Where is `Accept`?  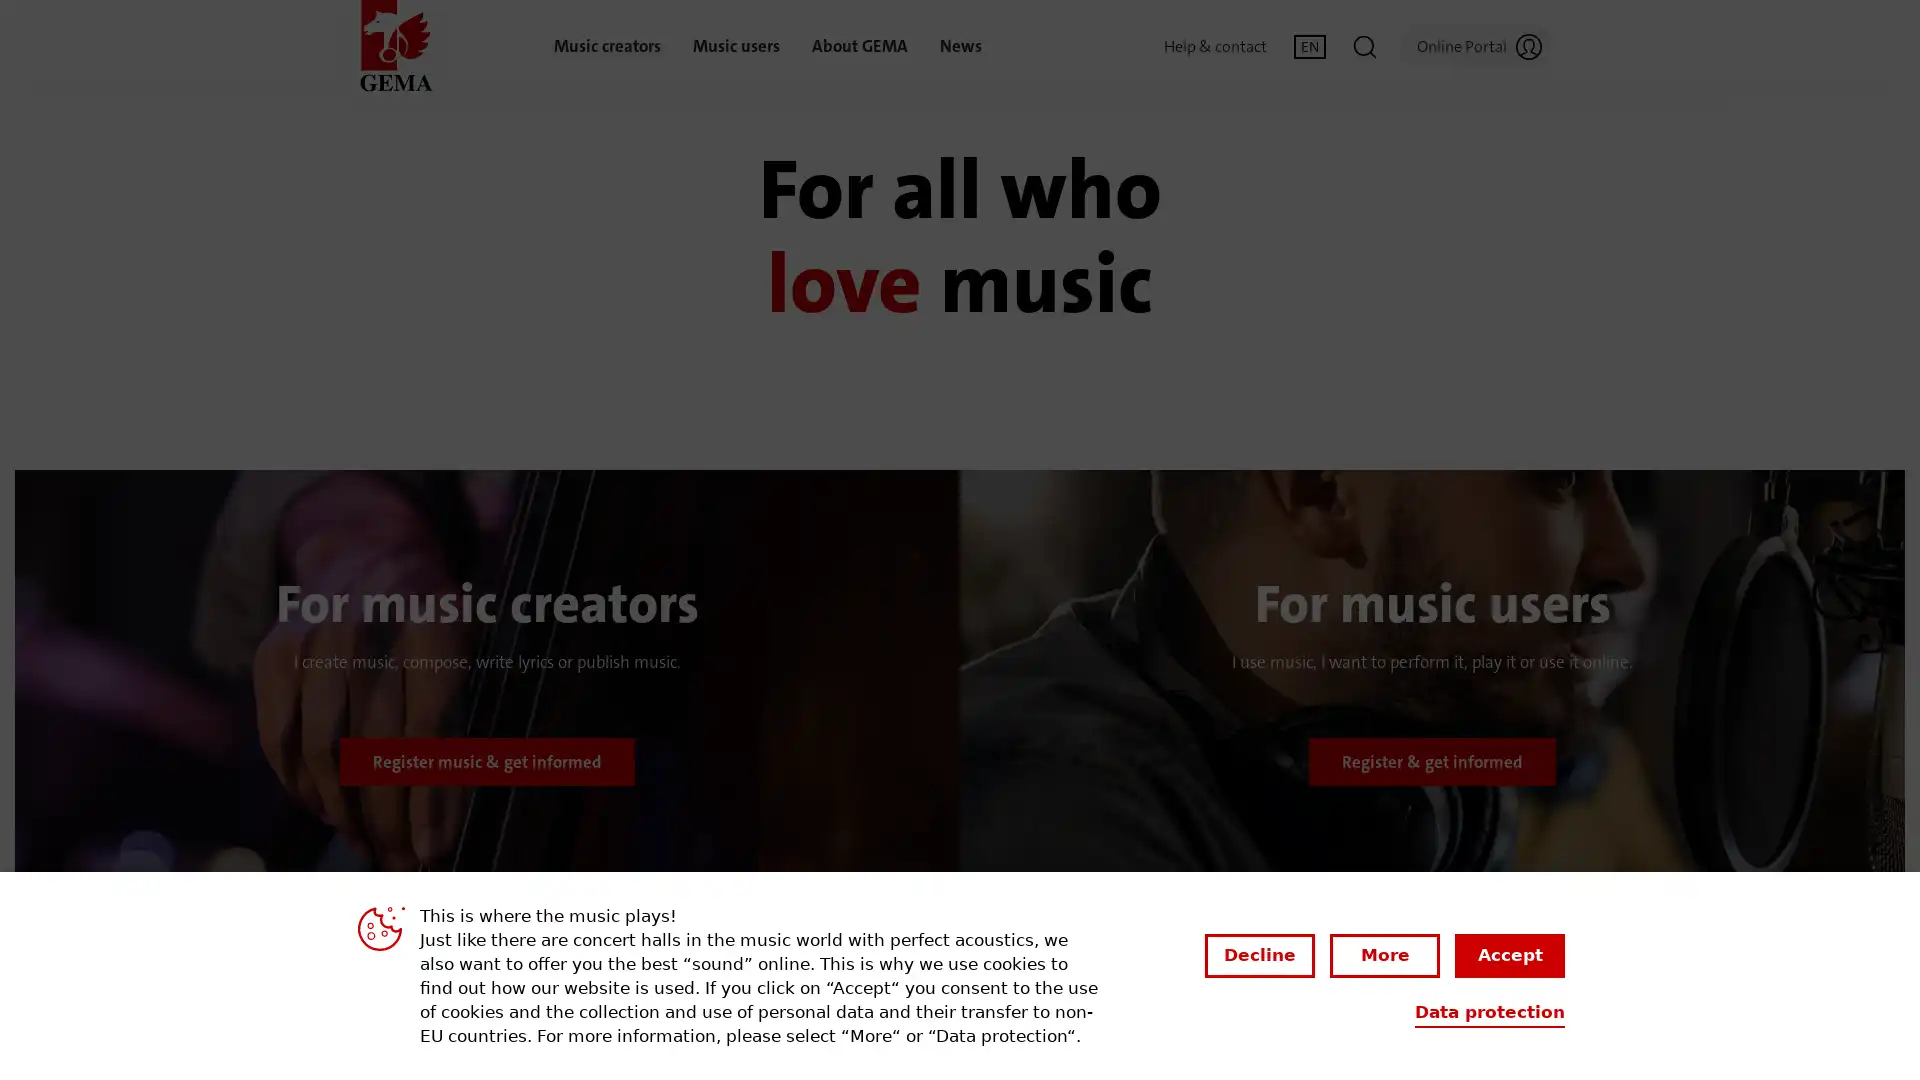
Accept is located at coordinates (1510, 954).